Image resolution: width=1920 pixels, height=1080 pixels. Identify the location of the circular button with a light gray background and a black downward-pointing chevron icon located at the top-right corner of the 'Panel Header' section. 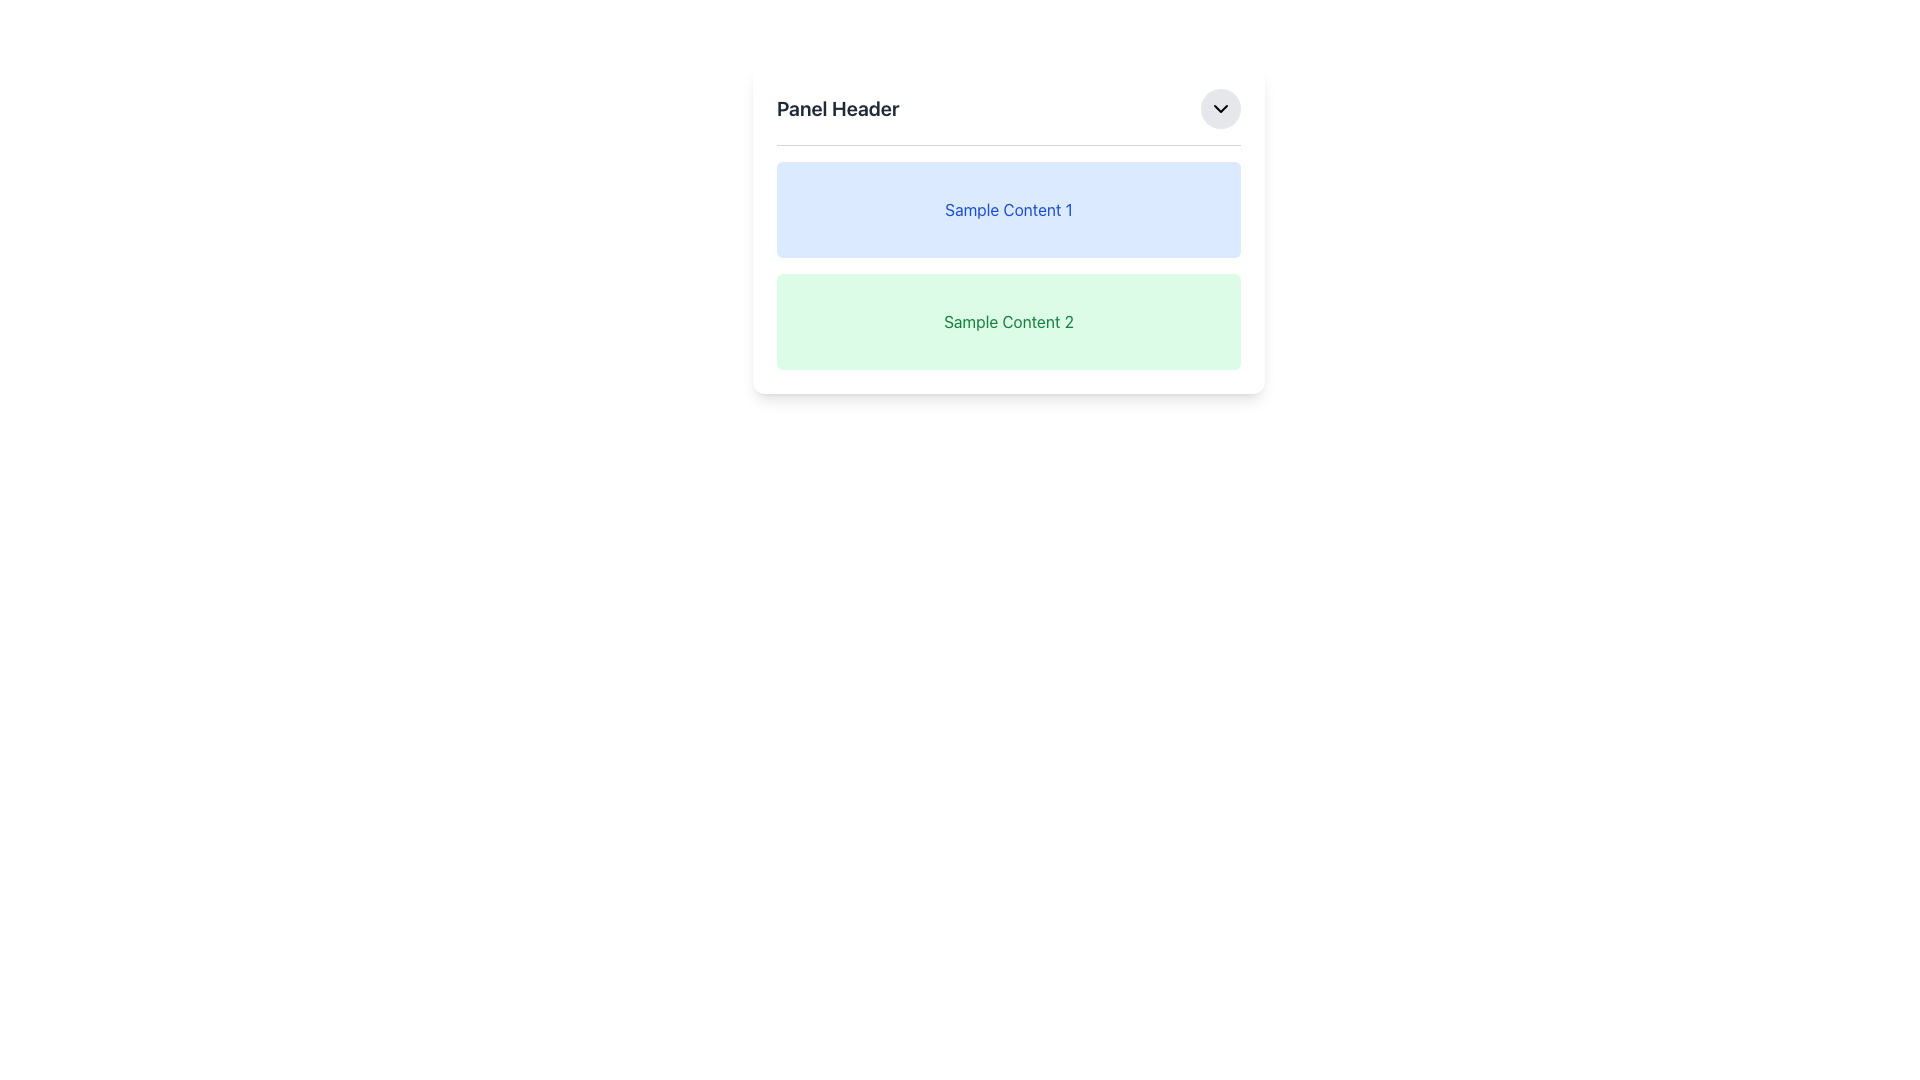
(1219, 108).